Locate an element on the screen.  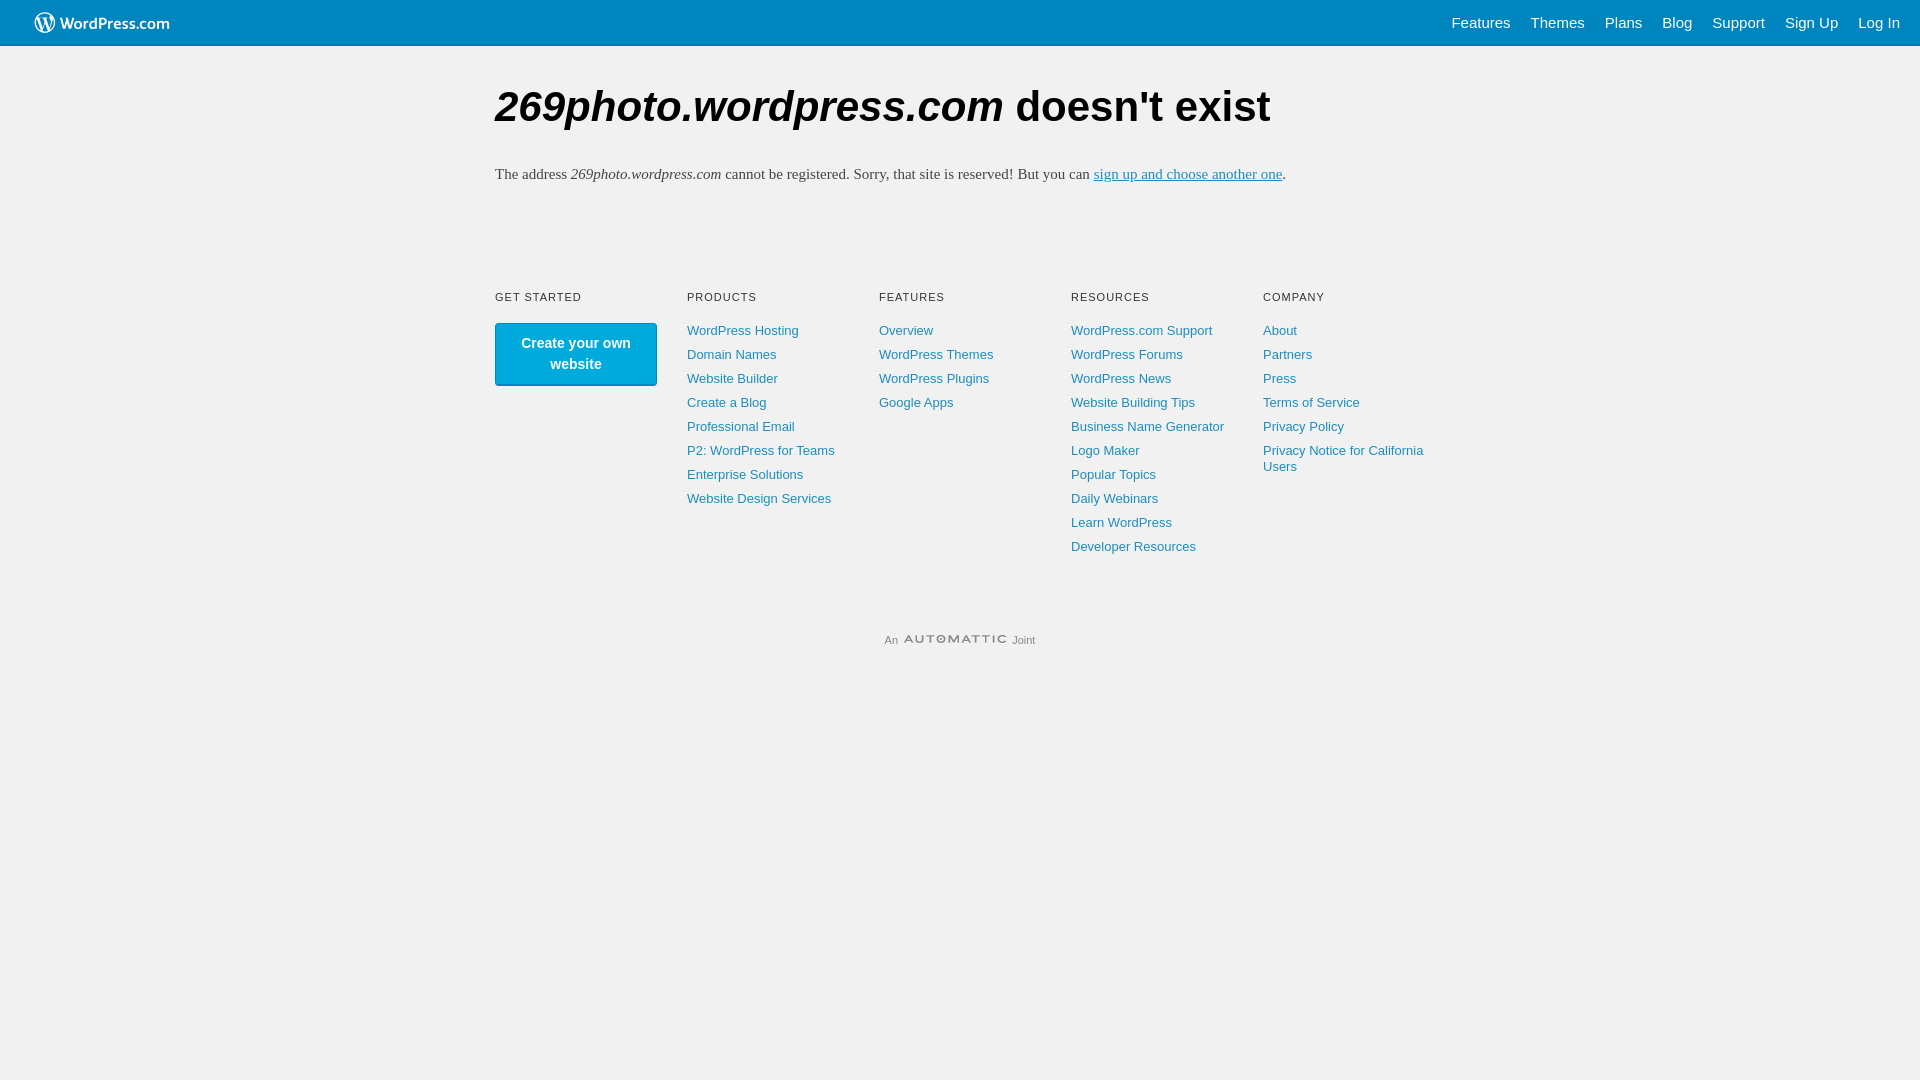
'WordPress Forums' is located at coordinates (1127, 353).